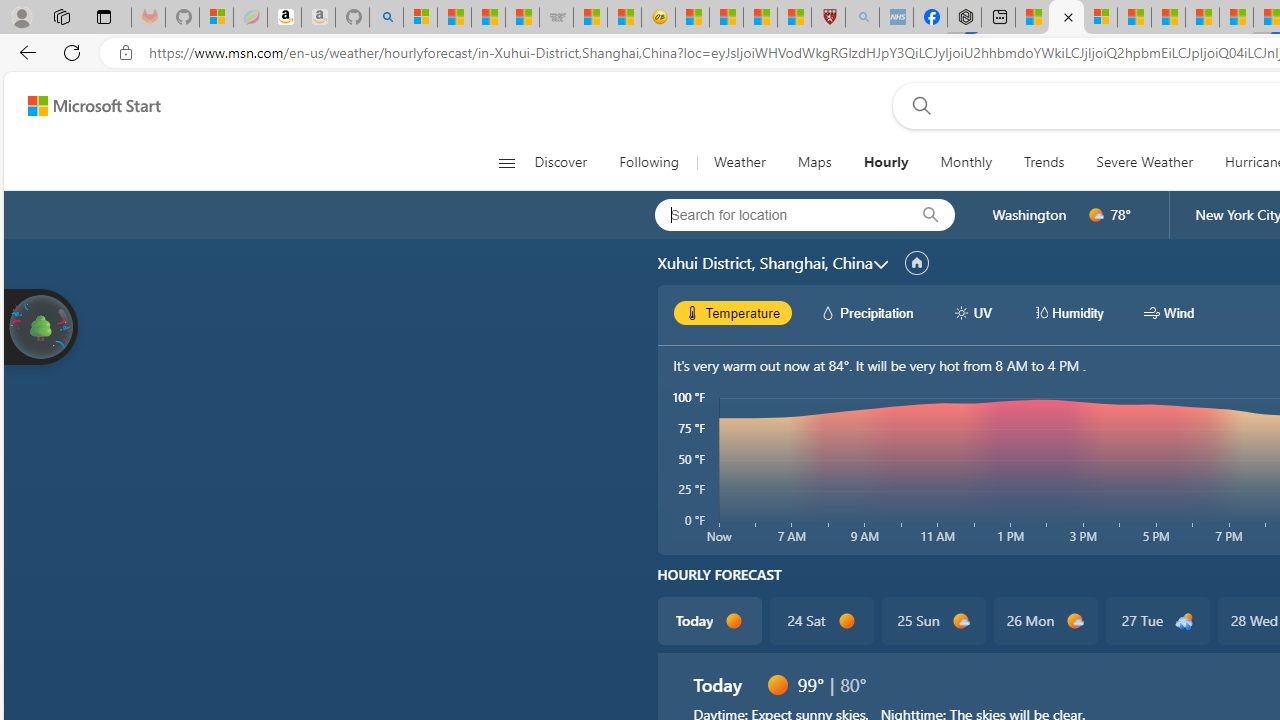 Image resolution: width=1280 pixels, height=720 pixels. Describe the element at coordinates (692, 17) in the screenshot. I see `'Recipes - MSN'` at that location.